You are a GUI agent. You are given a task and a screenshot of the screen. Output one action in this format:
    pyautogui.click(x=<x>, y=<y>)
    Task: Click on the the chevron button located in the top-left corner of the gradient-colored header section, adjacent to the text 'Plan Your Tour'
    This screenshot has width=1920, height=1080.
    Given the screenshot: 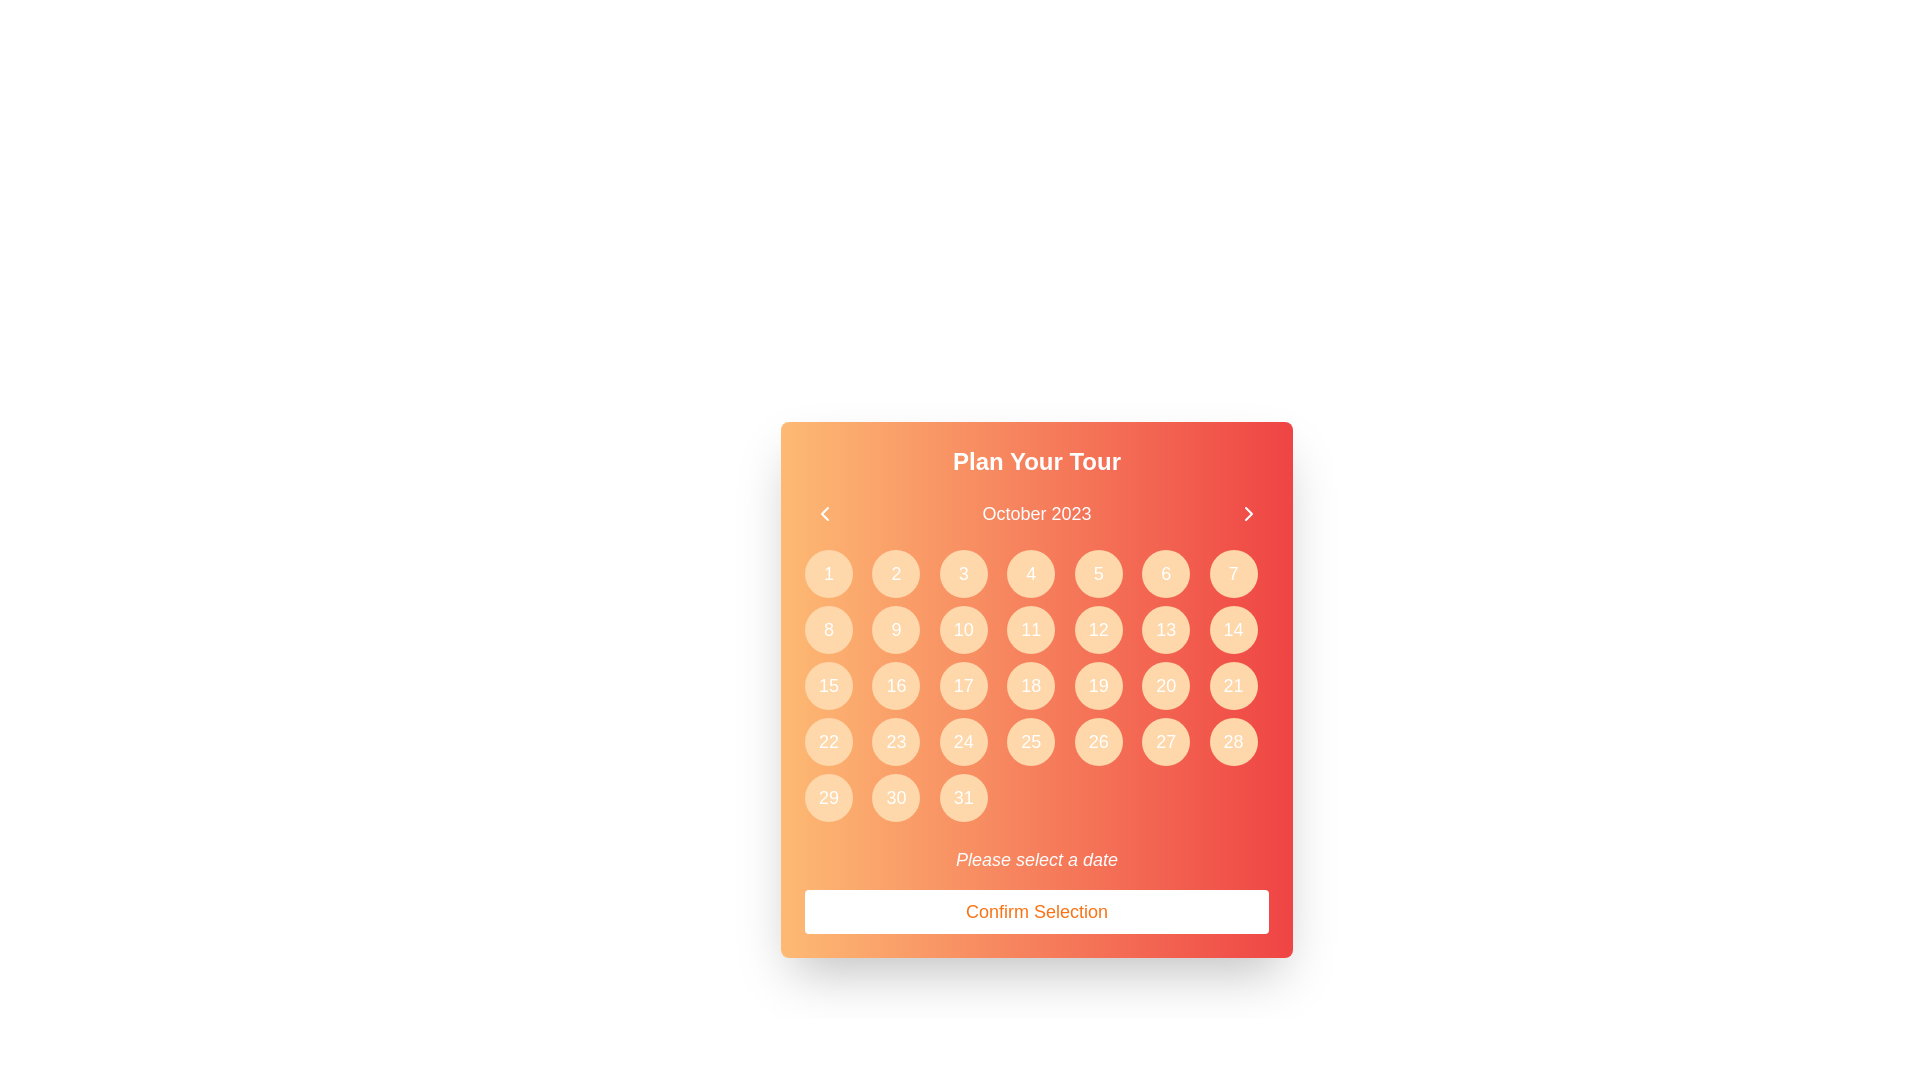 What is the action you would take?
    pyautogui.click(x=825, y=512)
    